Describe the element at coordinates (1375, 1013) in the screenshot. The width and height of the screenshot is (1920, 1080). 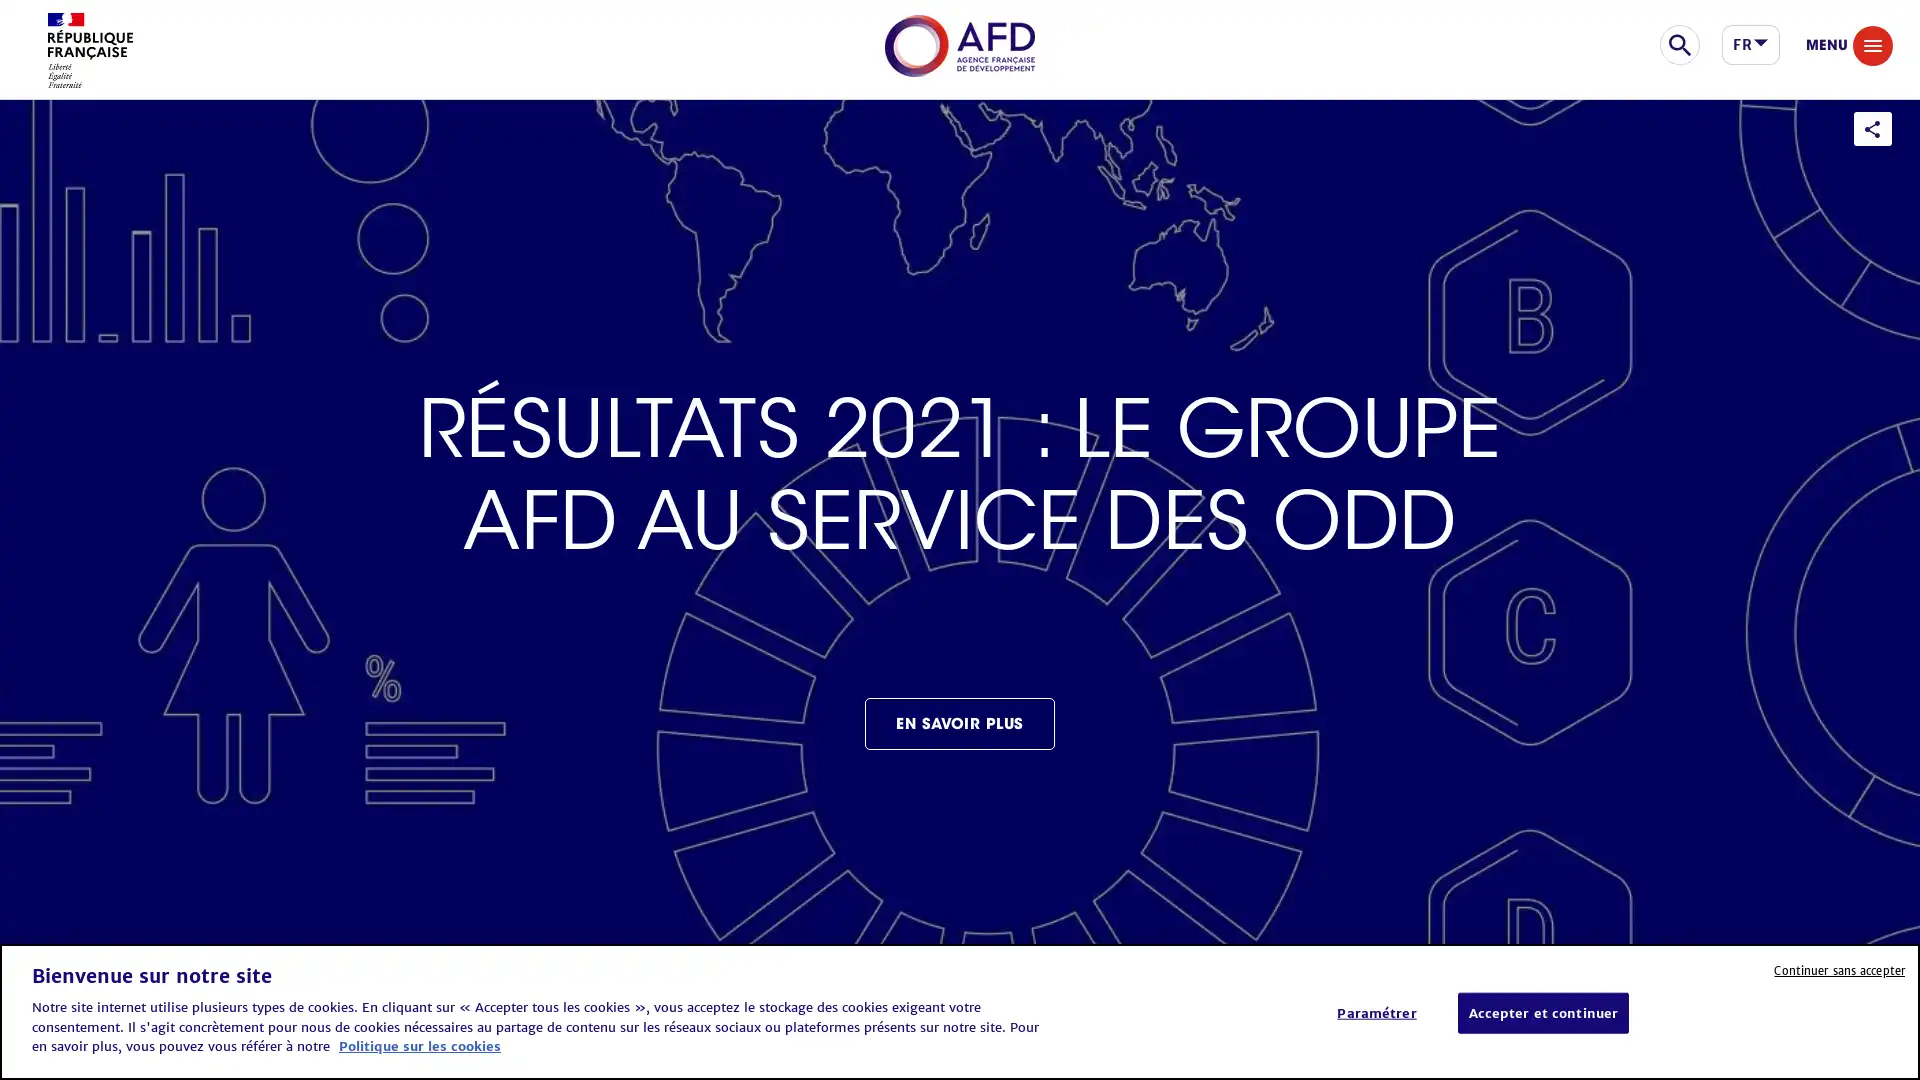
I see `Parametrer` at that location.